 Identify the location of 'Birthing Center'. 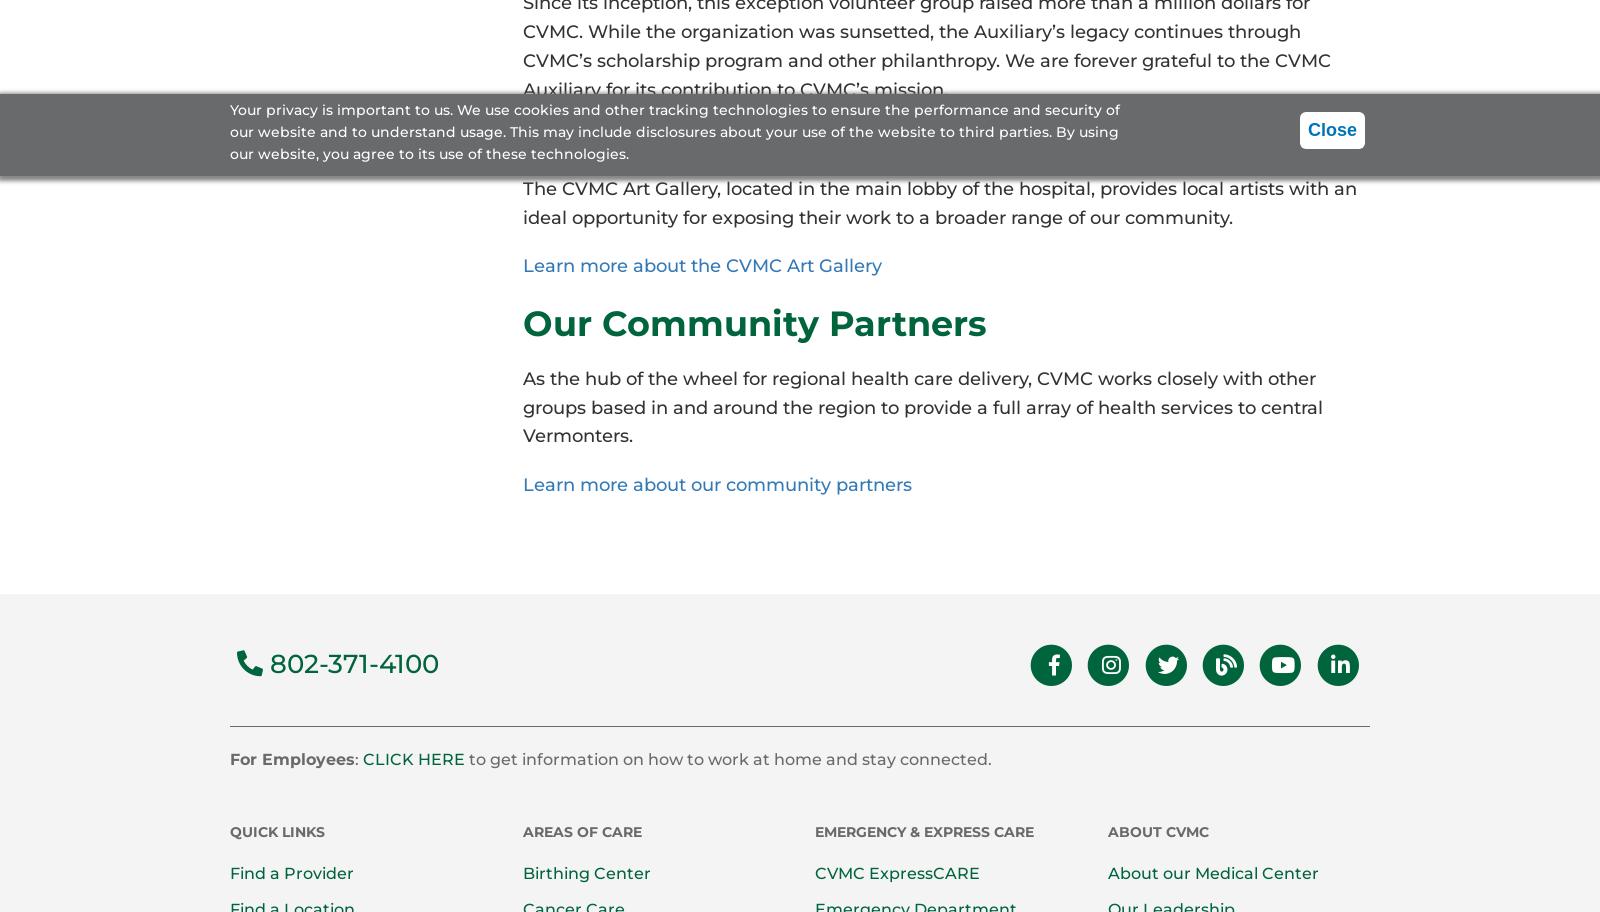
(584, 873).